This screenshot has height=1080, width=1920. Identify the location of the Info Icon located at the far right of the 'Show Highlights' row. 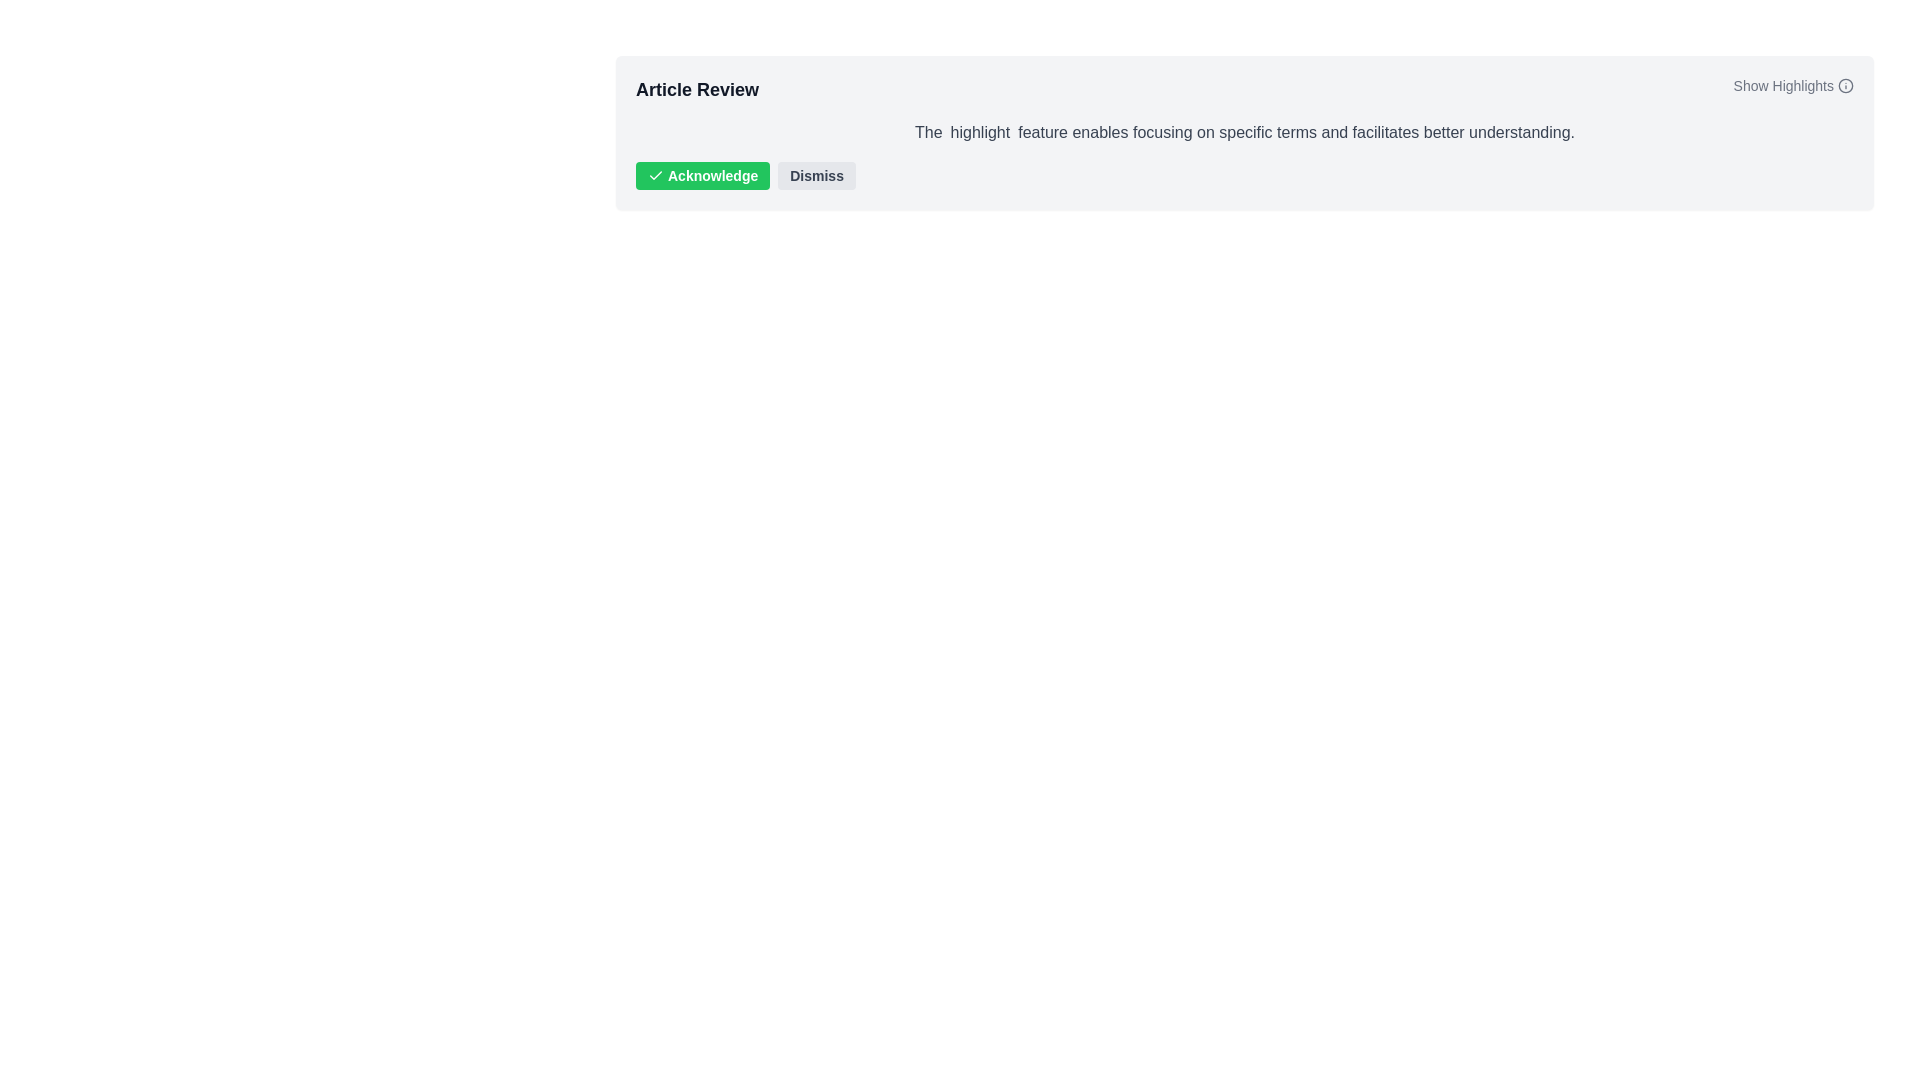
(1845, 84).